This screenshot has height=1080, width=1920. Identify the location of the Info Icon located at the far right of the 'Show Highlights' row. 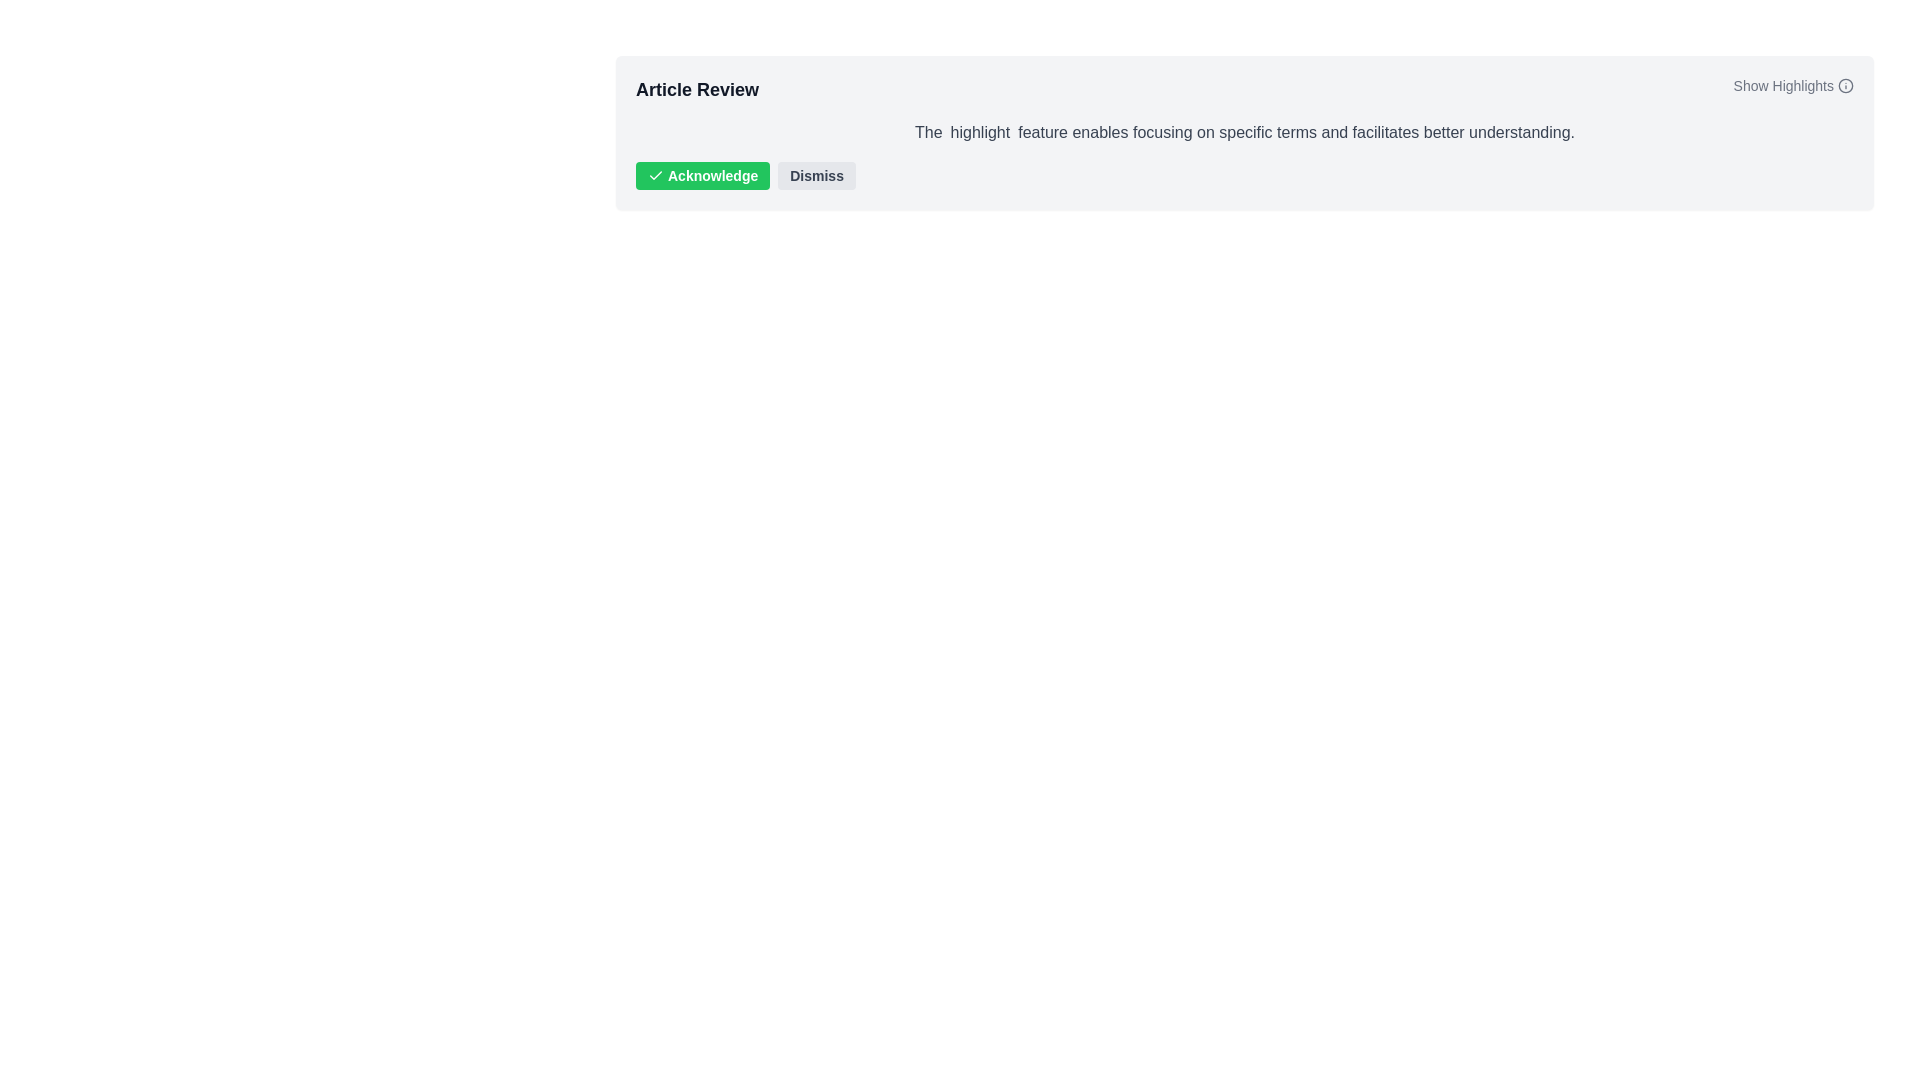
(1845, 84).